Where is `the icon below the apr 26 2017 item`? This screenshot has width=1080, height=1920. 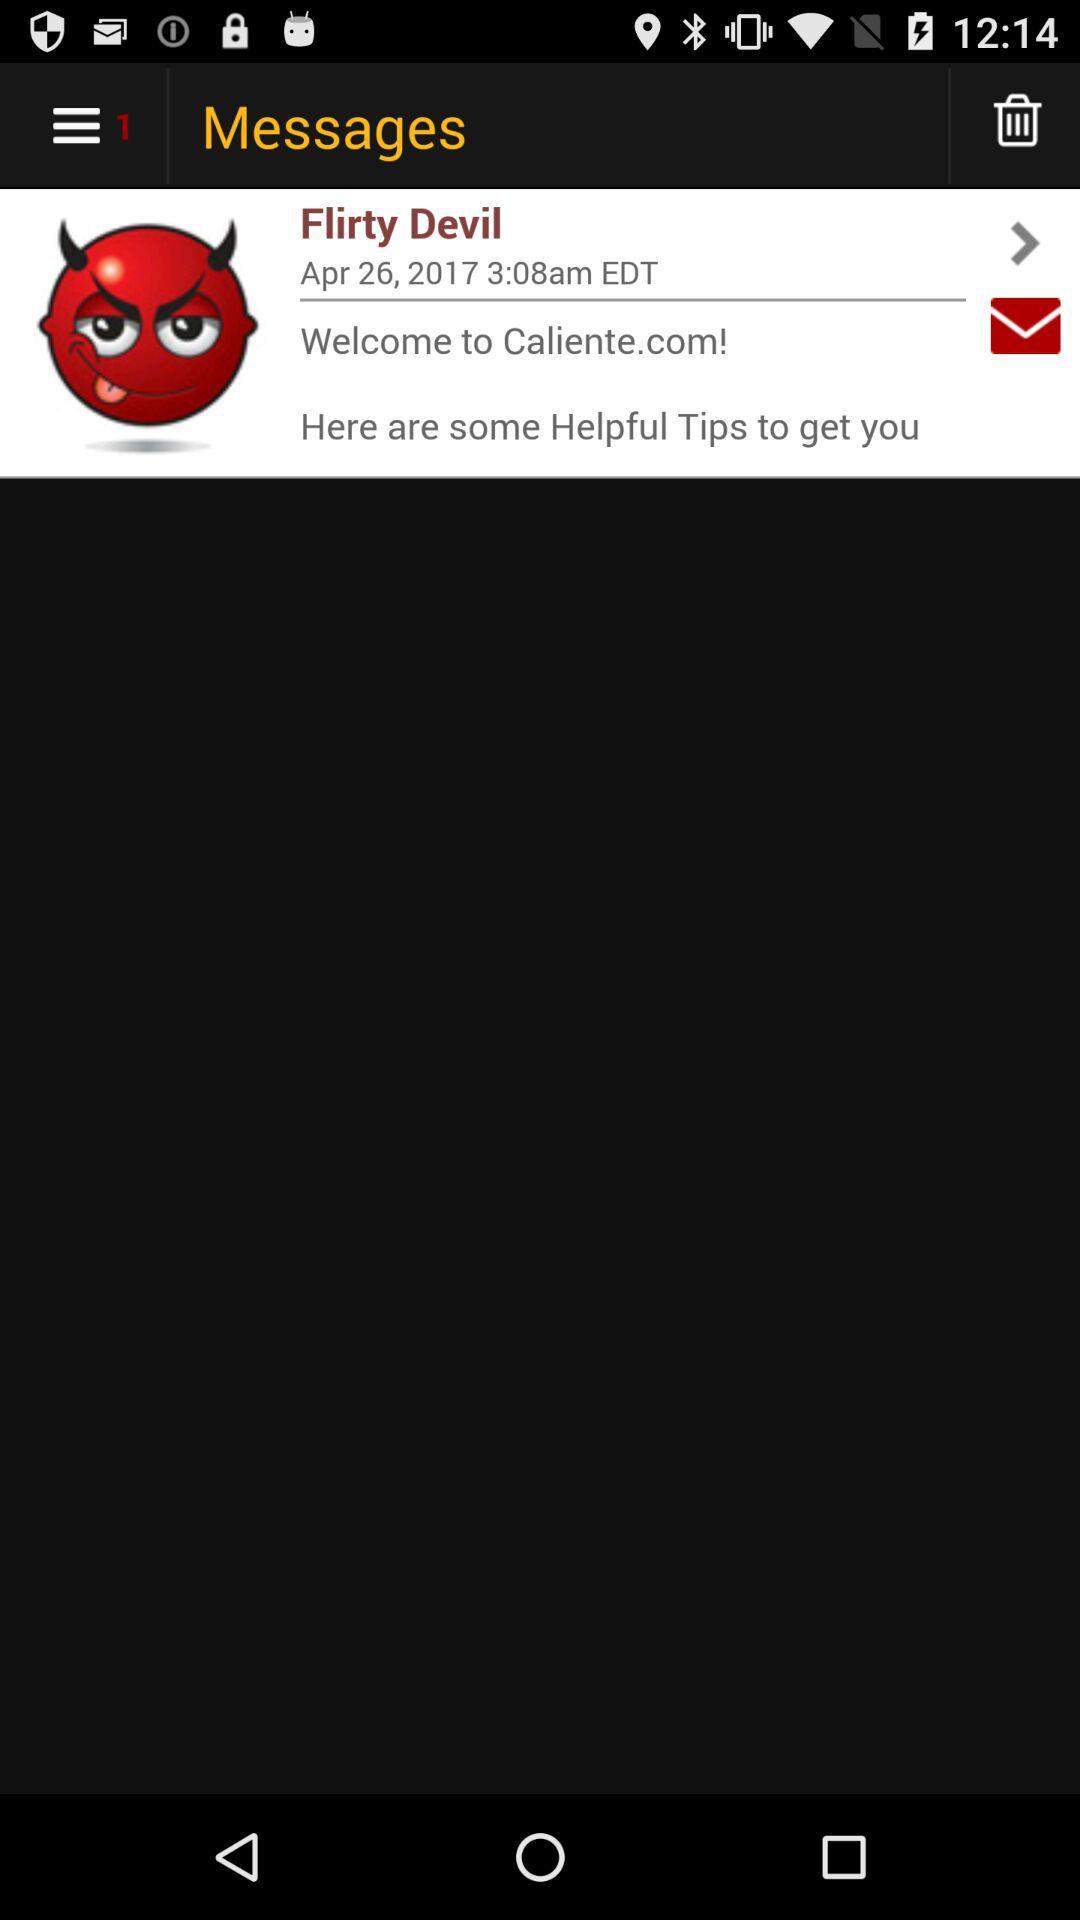 the icon below the apr 26 2017 item is located at coordinates (632, 298).